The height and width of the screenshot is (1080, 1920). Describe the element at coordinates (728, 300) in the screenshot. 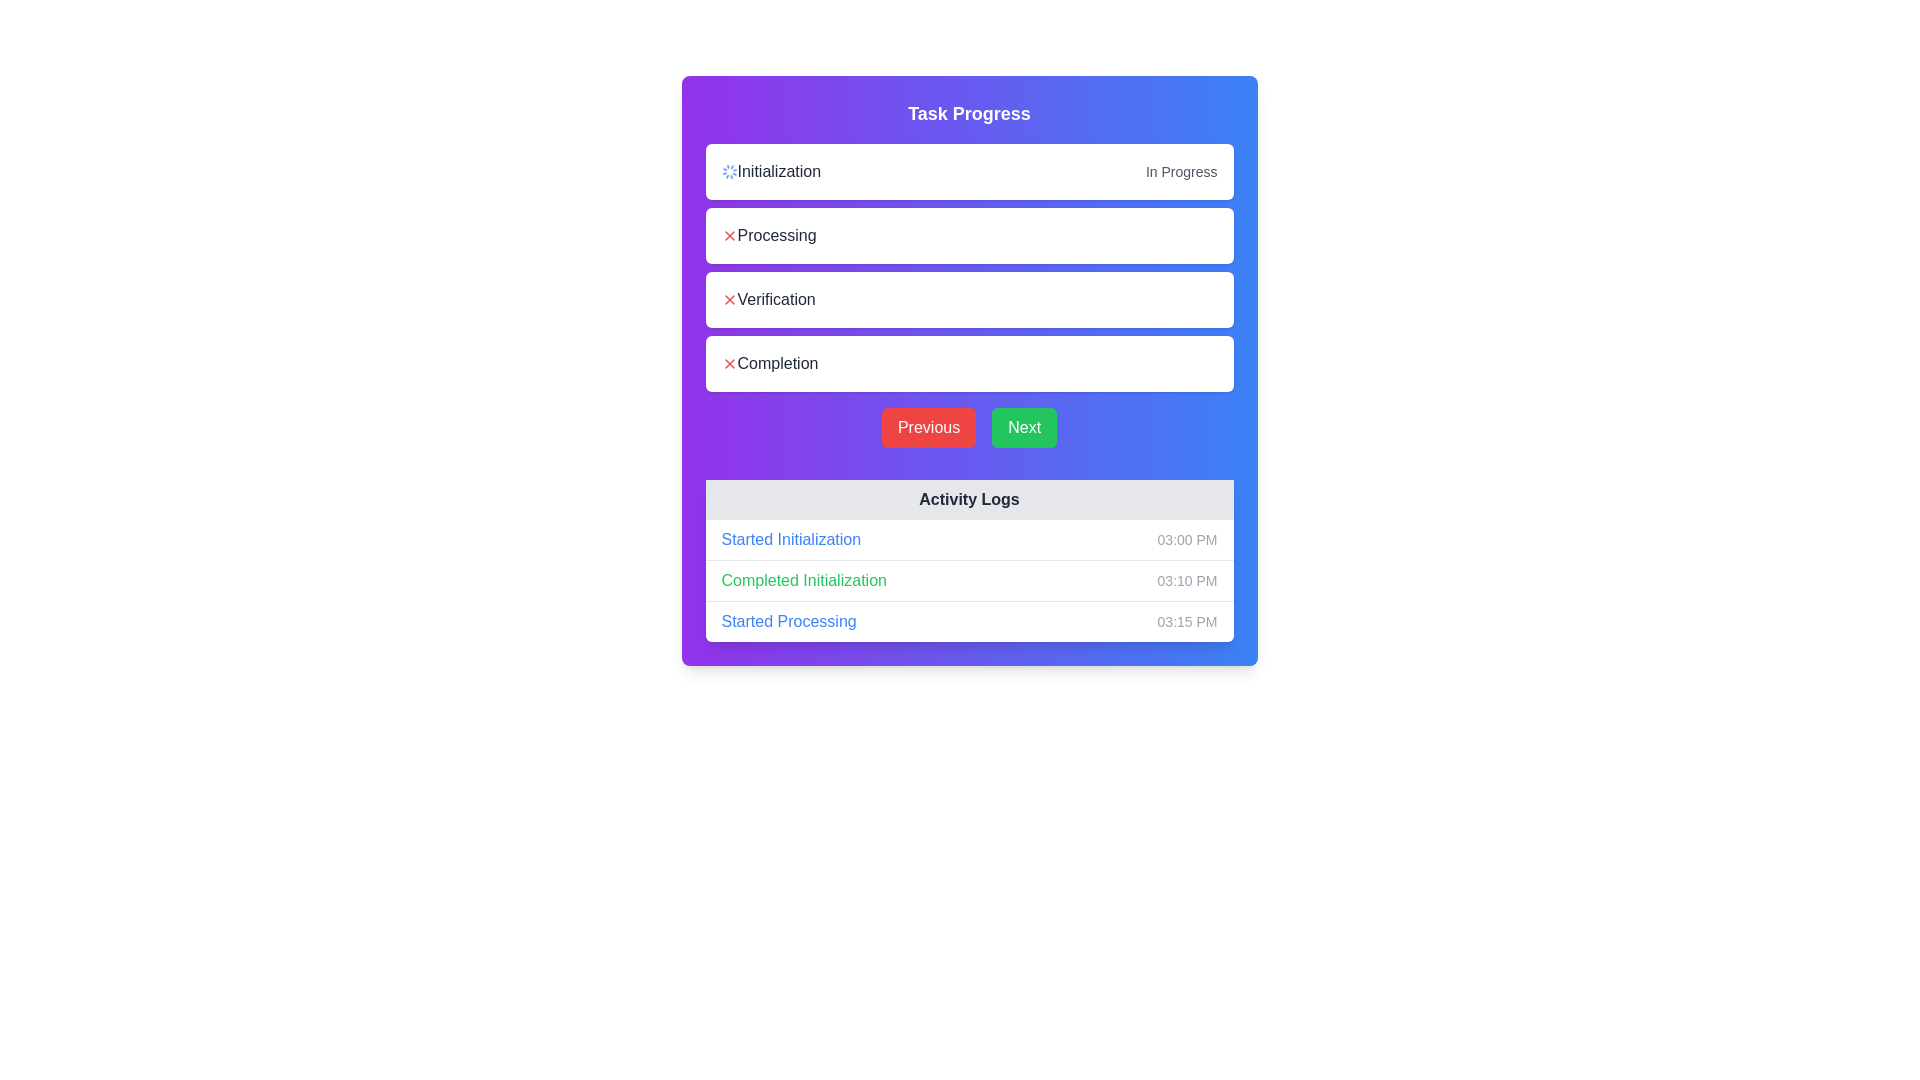

I see `the red cross icon located to the left of the 'Verification' text within the card section of the interface` at that location.